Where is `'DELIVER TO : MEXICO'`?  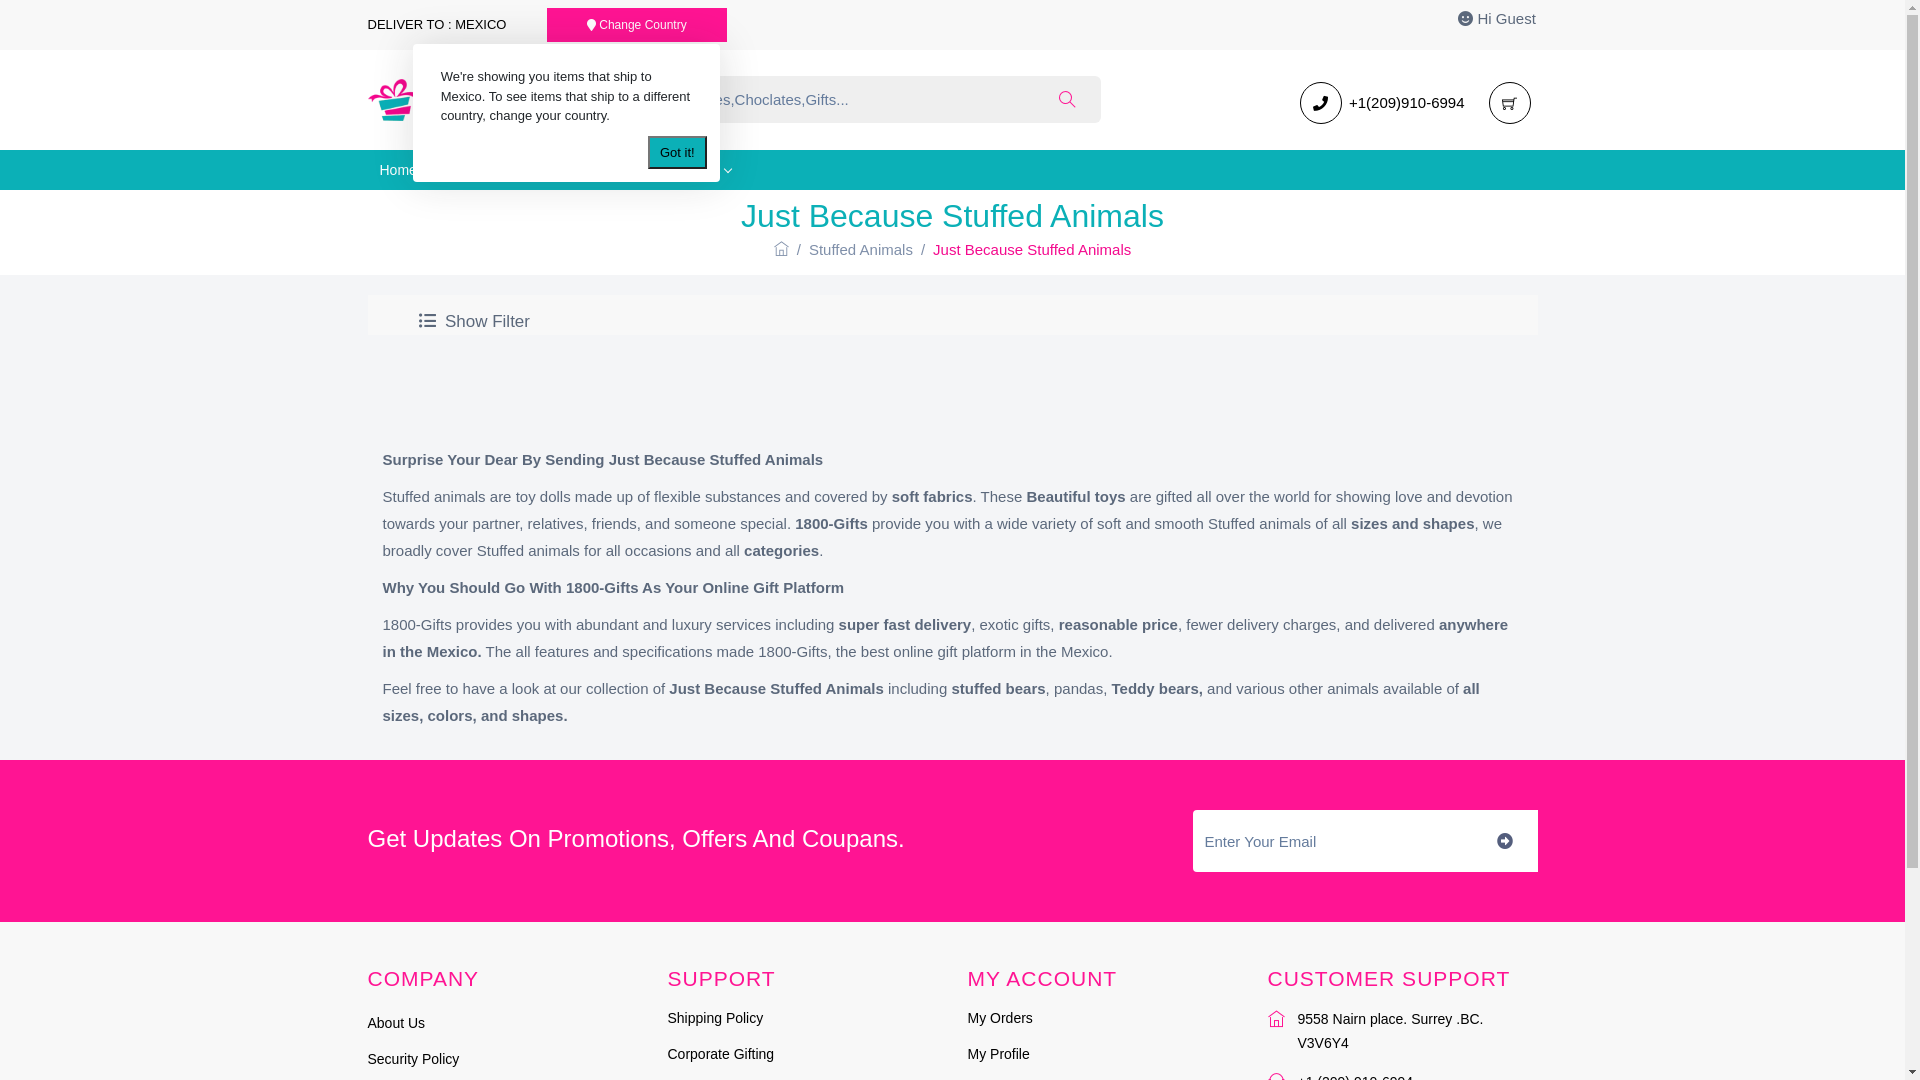 'DELIVER TO : MEXICO' is located at coordinates (368, 24).